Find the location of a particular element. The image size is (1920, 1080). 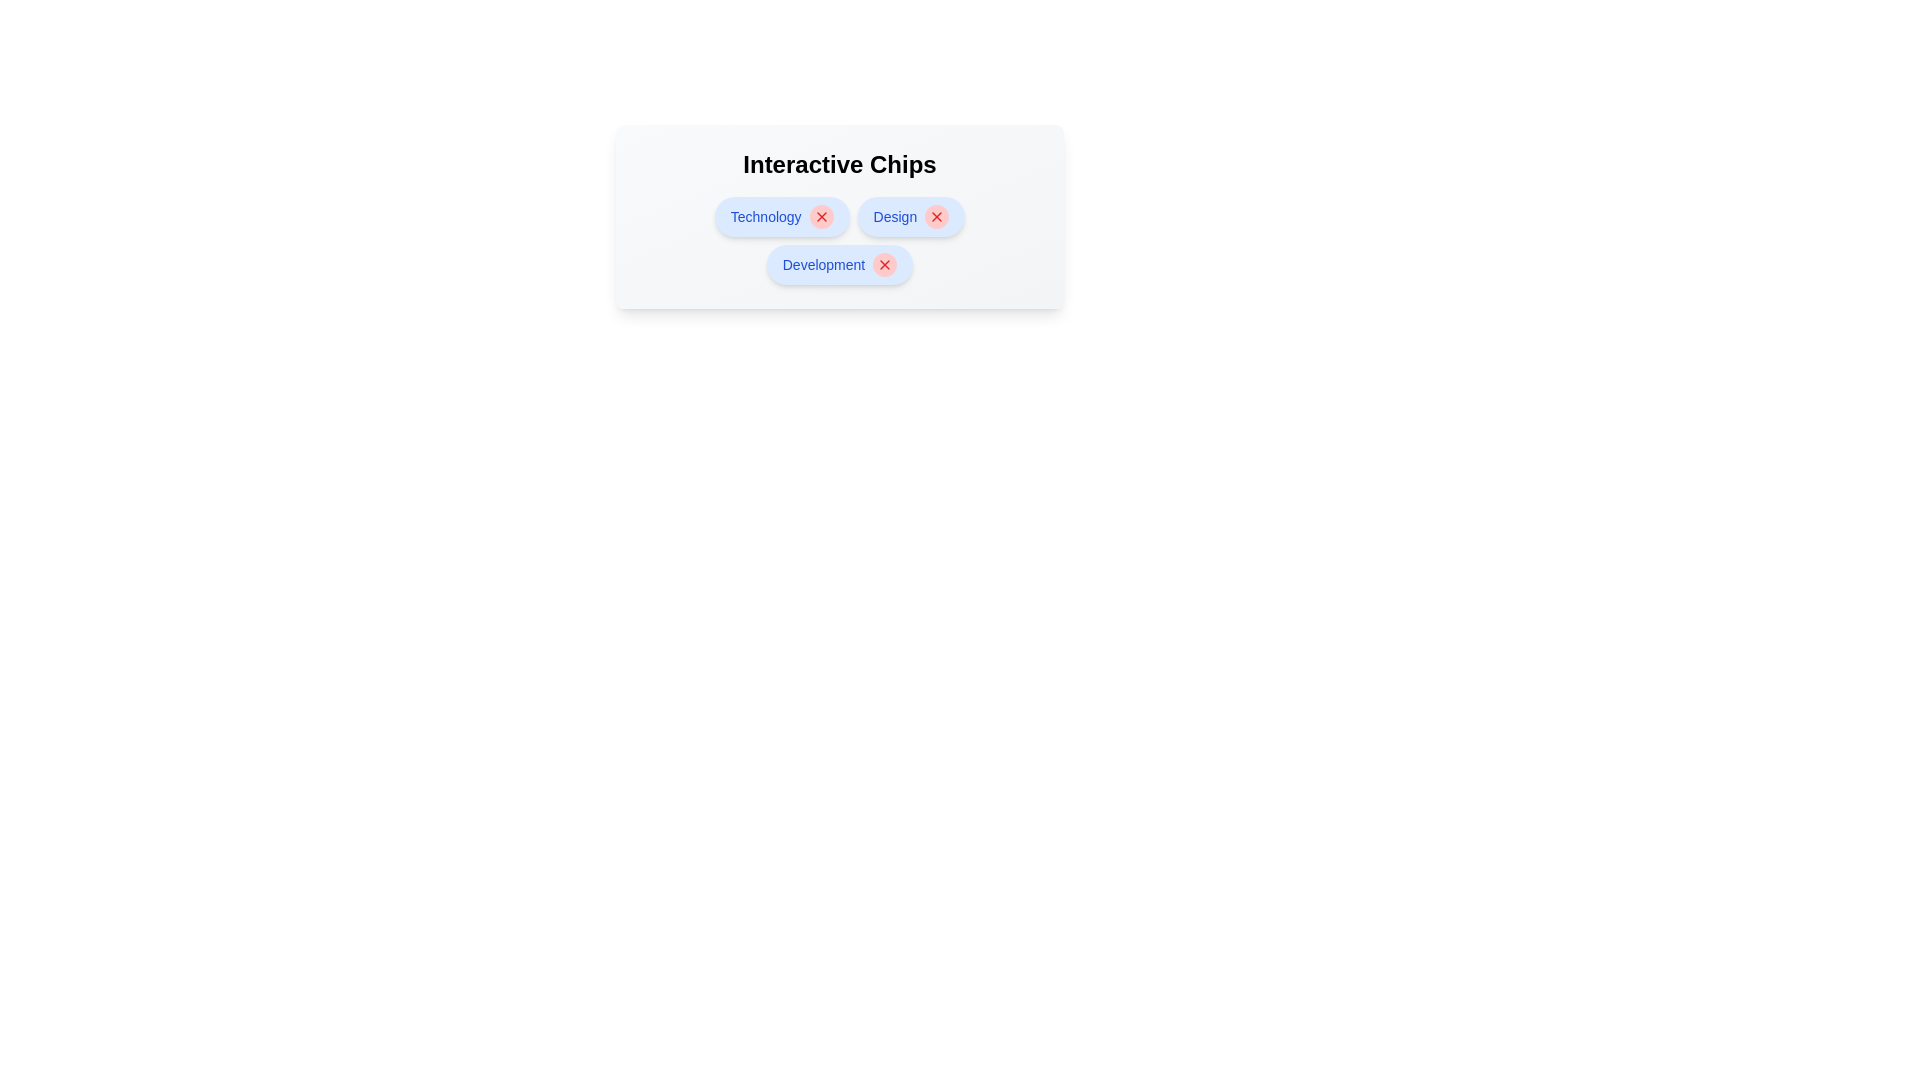

close button on the chip labeled Design to delete it is located at coordinates (936, 216).